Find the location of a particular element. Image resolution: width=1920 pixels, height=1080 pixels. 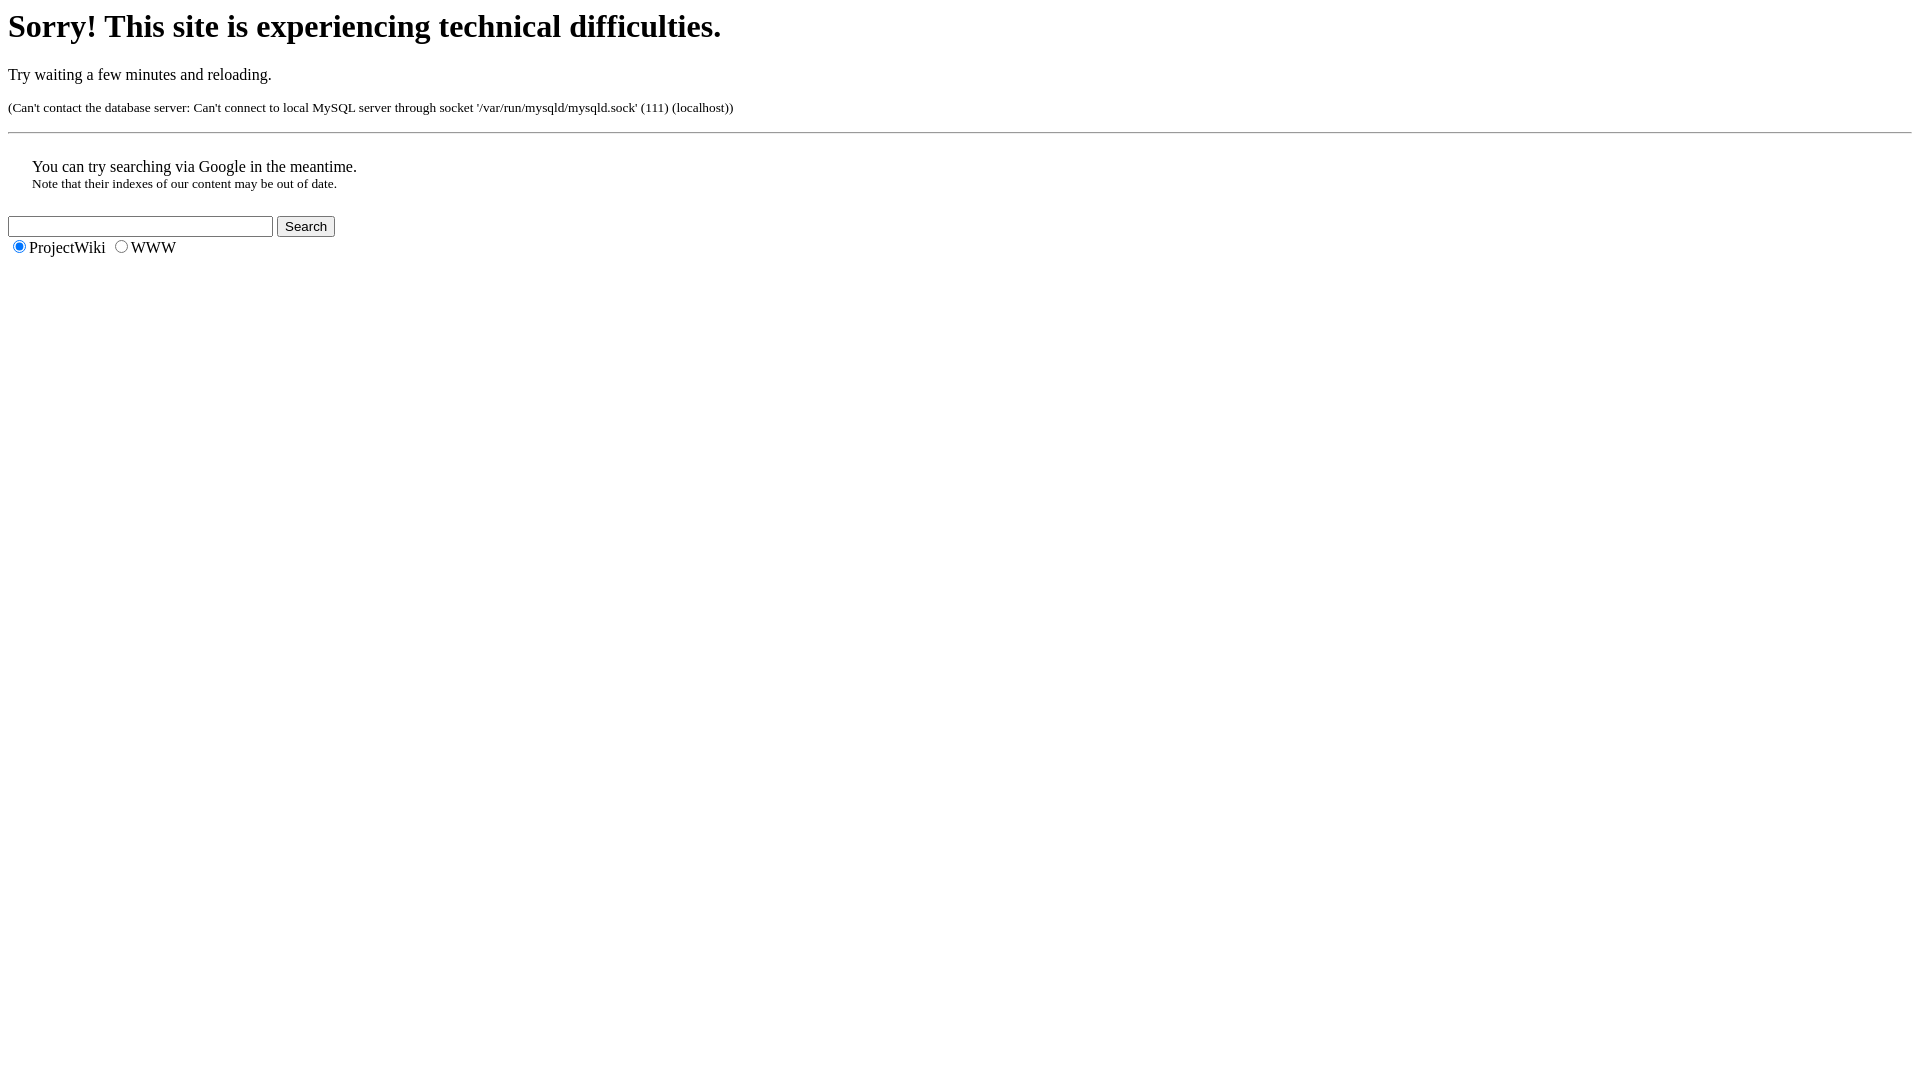

'Search' is located at coordinates (305, 225).